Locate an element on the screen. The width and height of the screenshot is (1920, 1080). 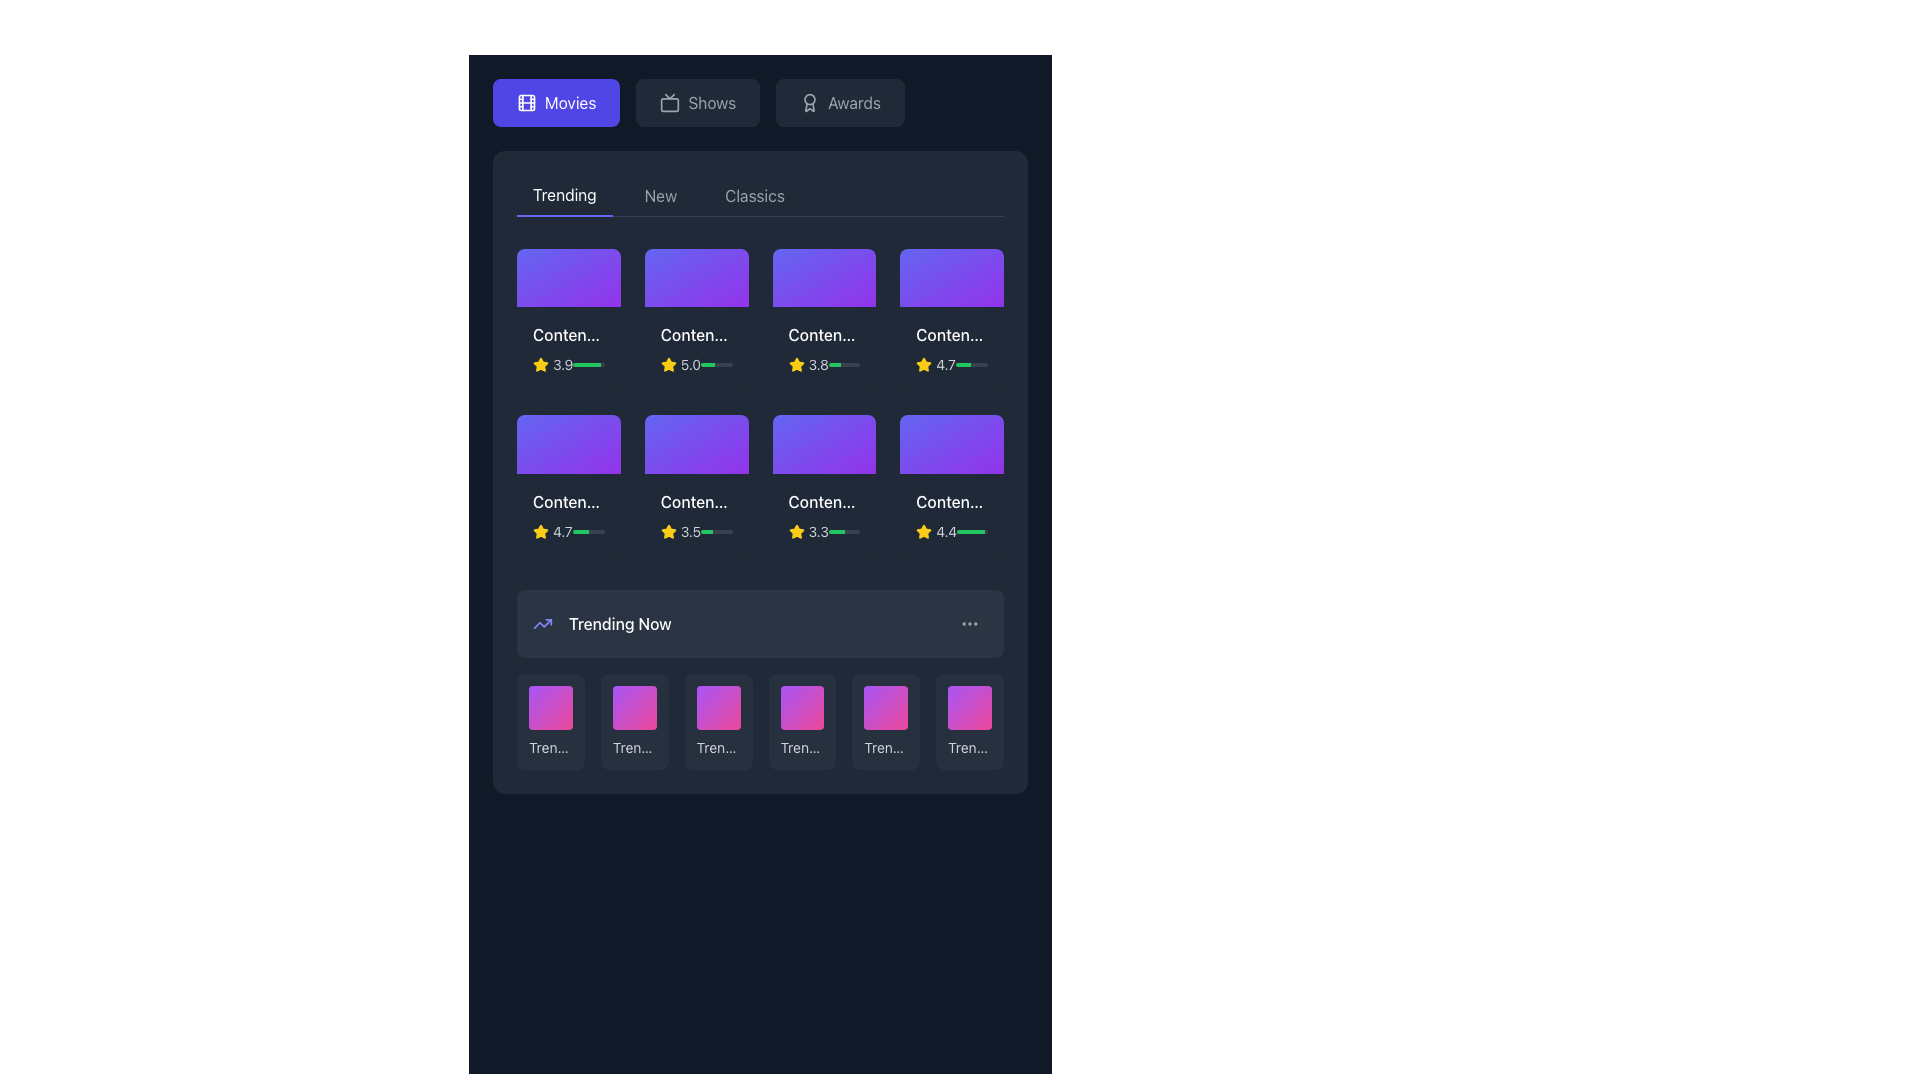
the award ribbon icon located in the top row of the interface, aligned to the left of the 'Awards' text in the horizontal menu bar is located at coordinates (810, 103).